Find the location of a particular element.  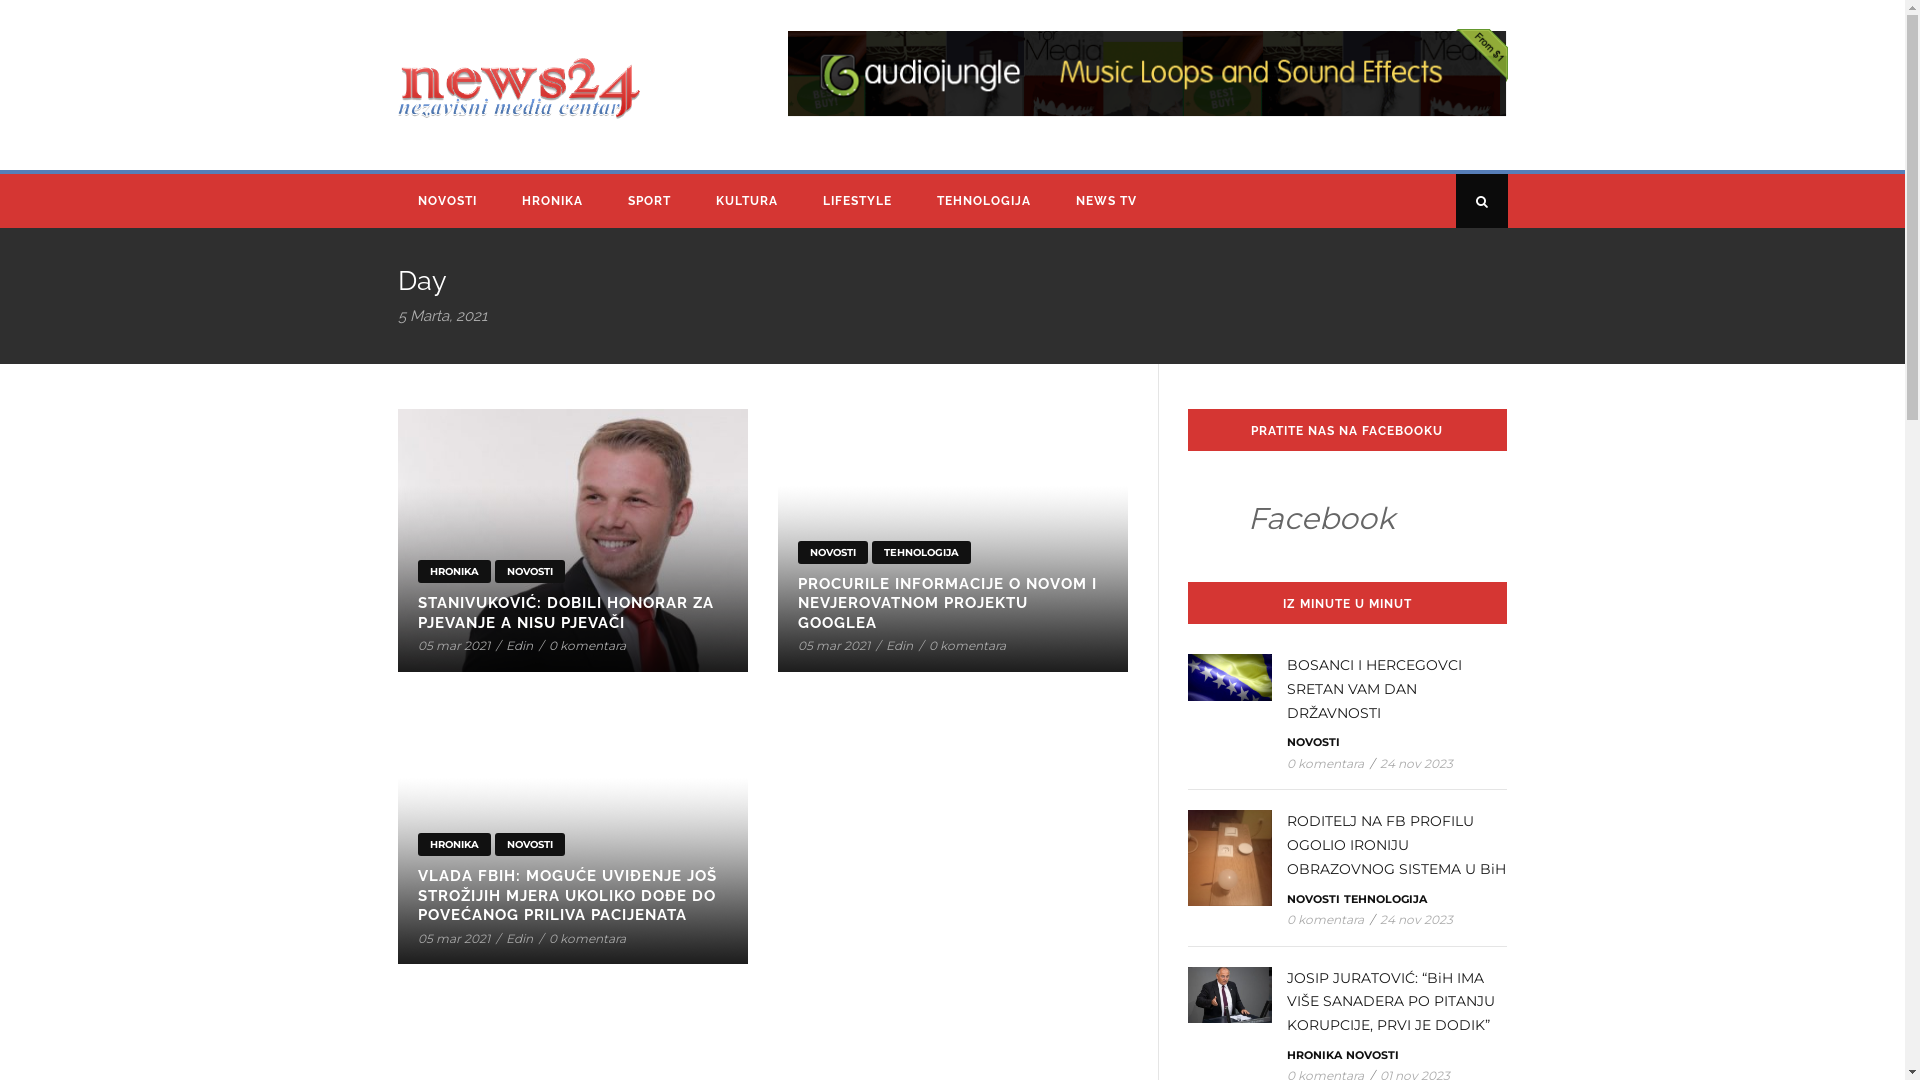

'0 komentara' is located at coordinates (585, 645).